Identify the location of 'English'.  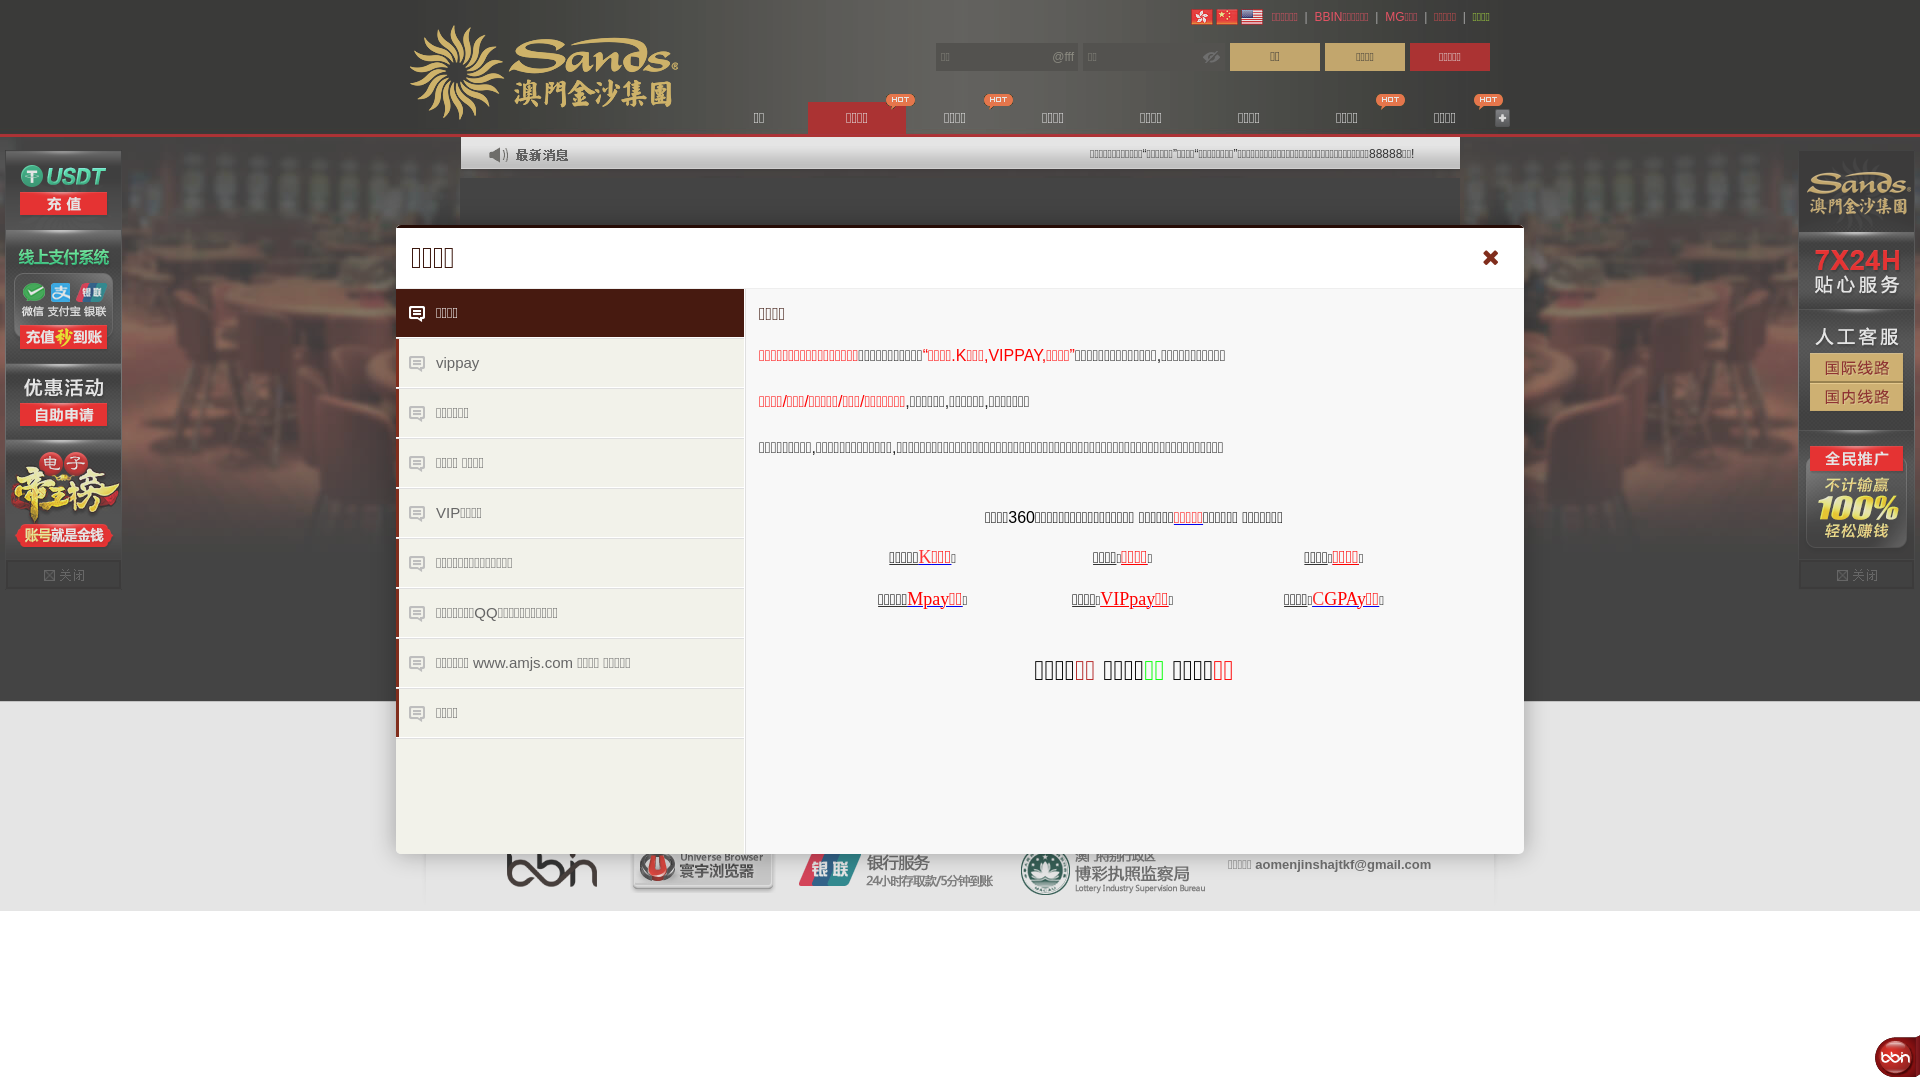
(1251, 16).